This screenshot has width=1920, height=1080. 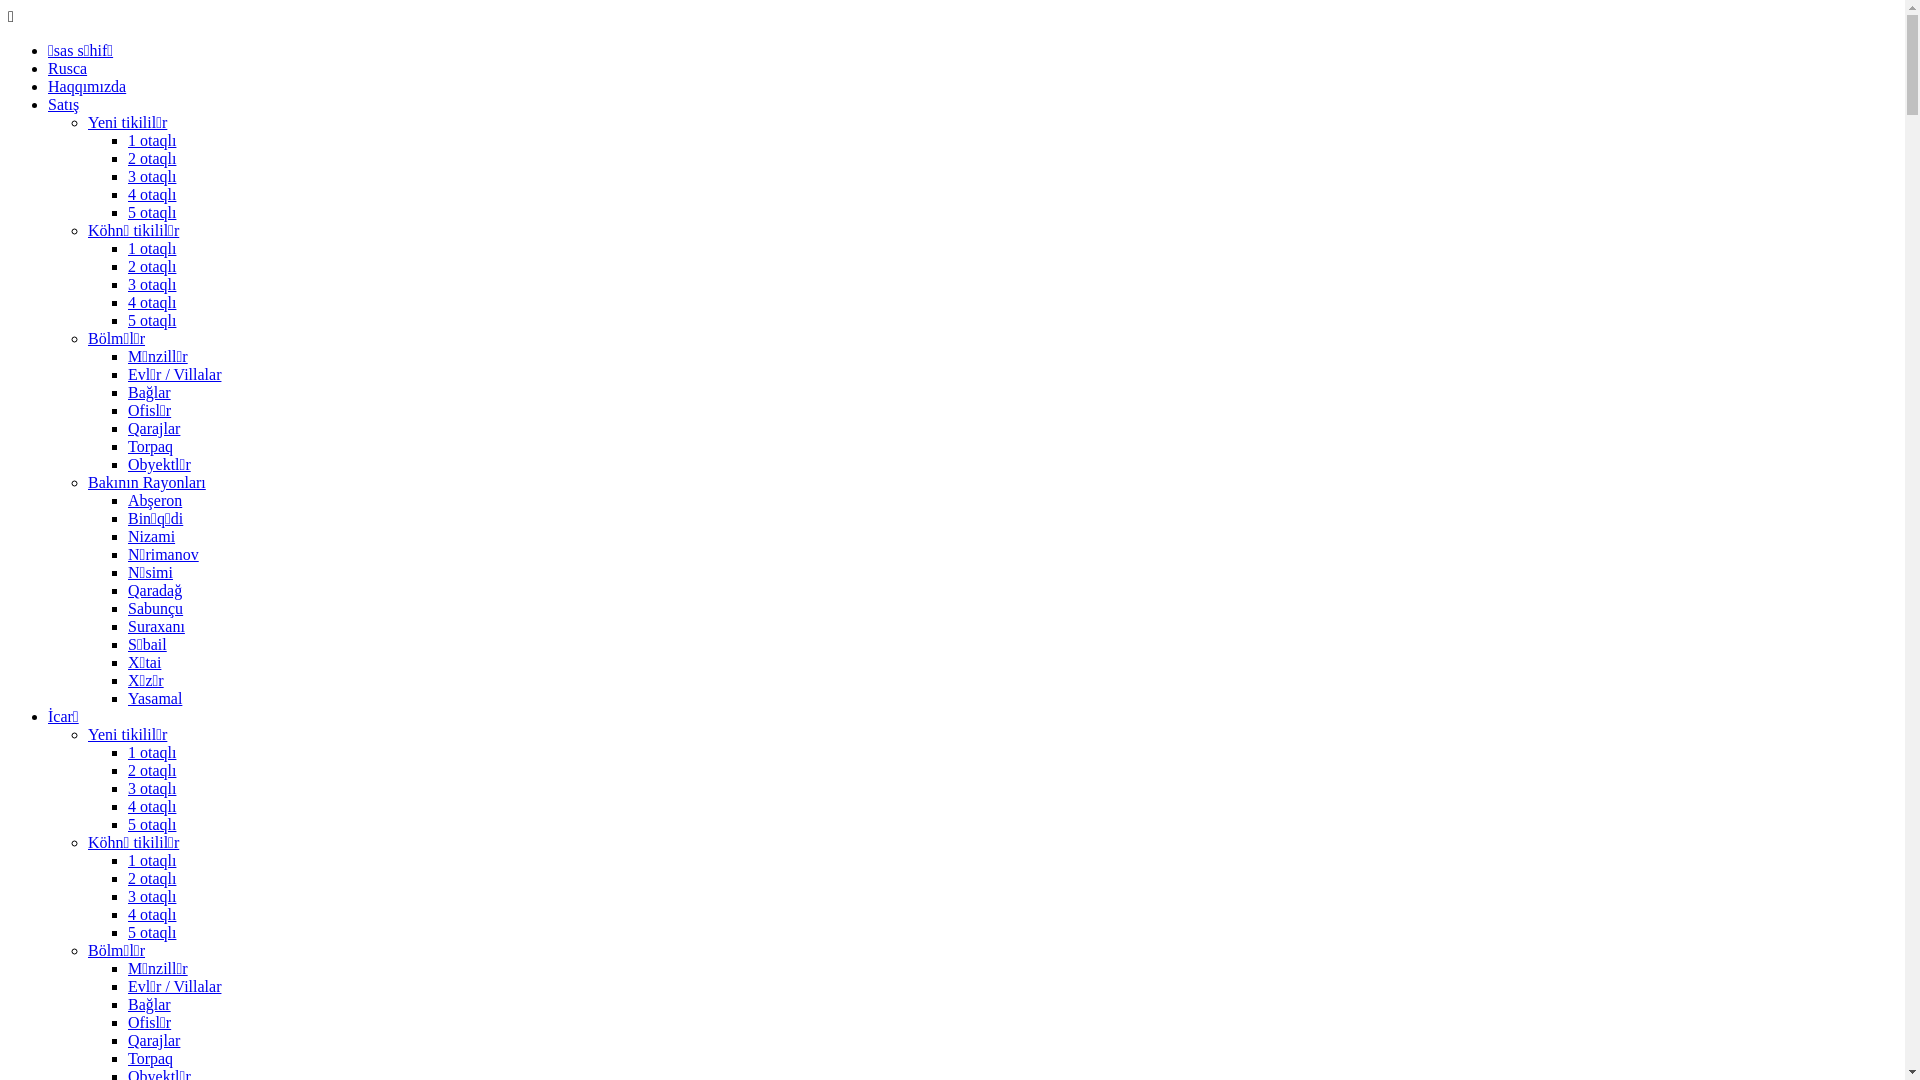 What do you see at coordinates (127, 1039) in the screenshot?
I see `'Qarajlar'` at bounding box center [127, 1039].